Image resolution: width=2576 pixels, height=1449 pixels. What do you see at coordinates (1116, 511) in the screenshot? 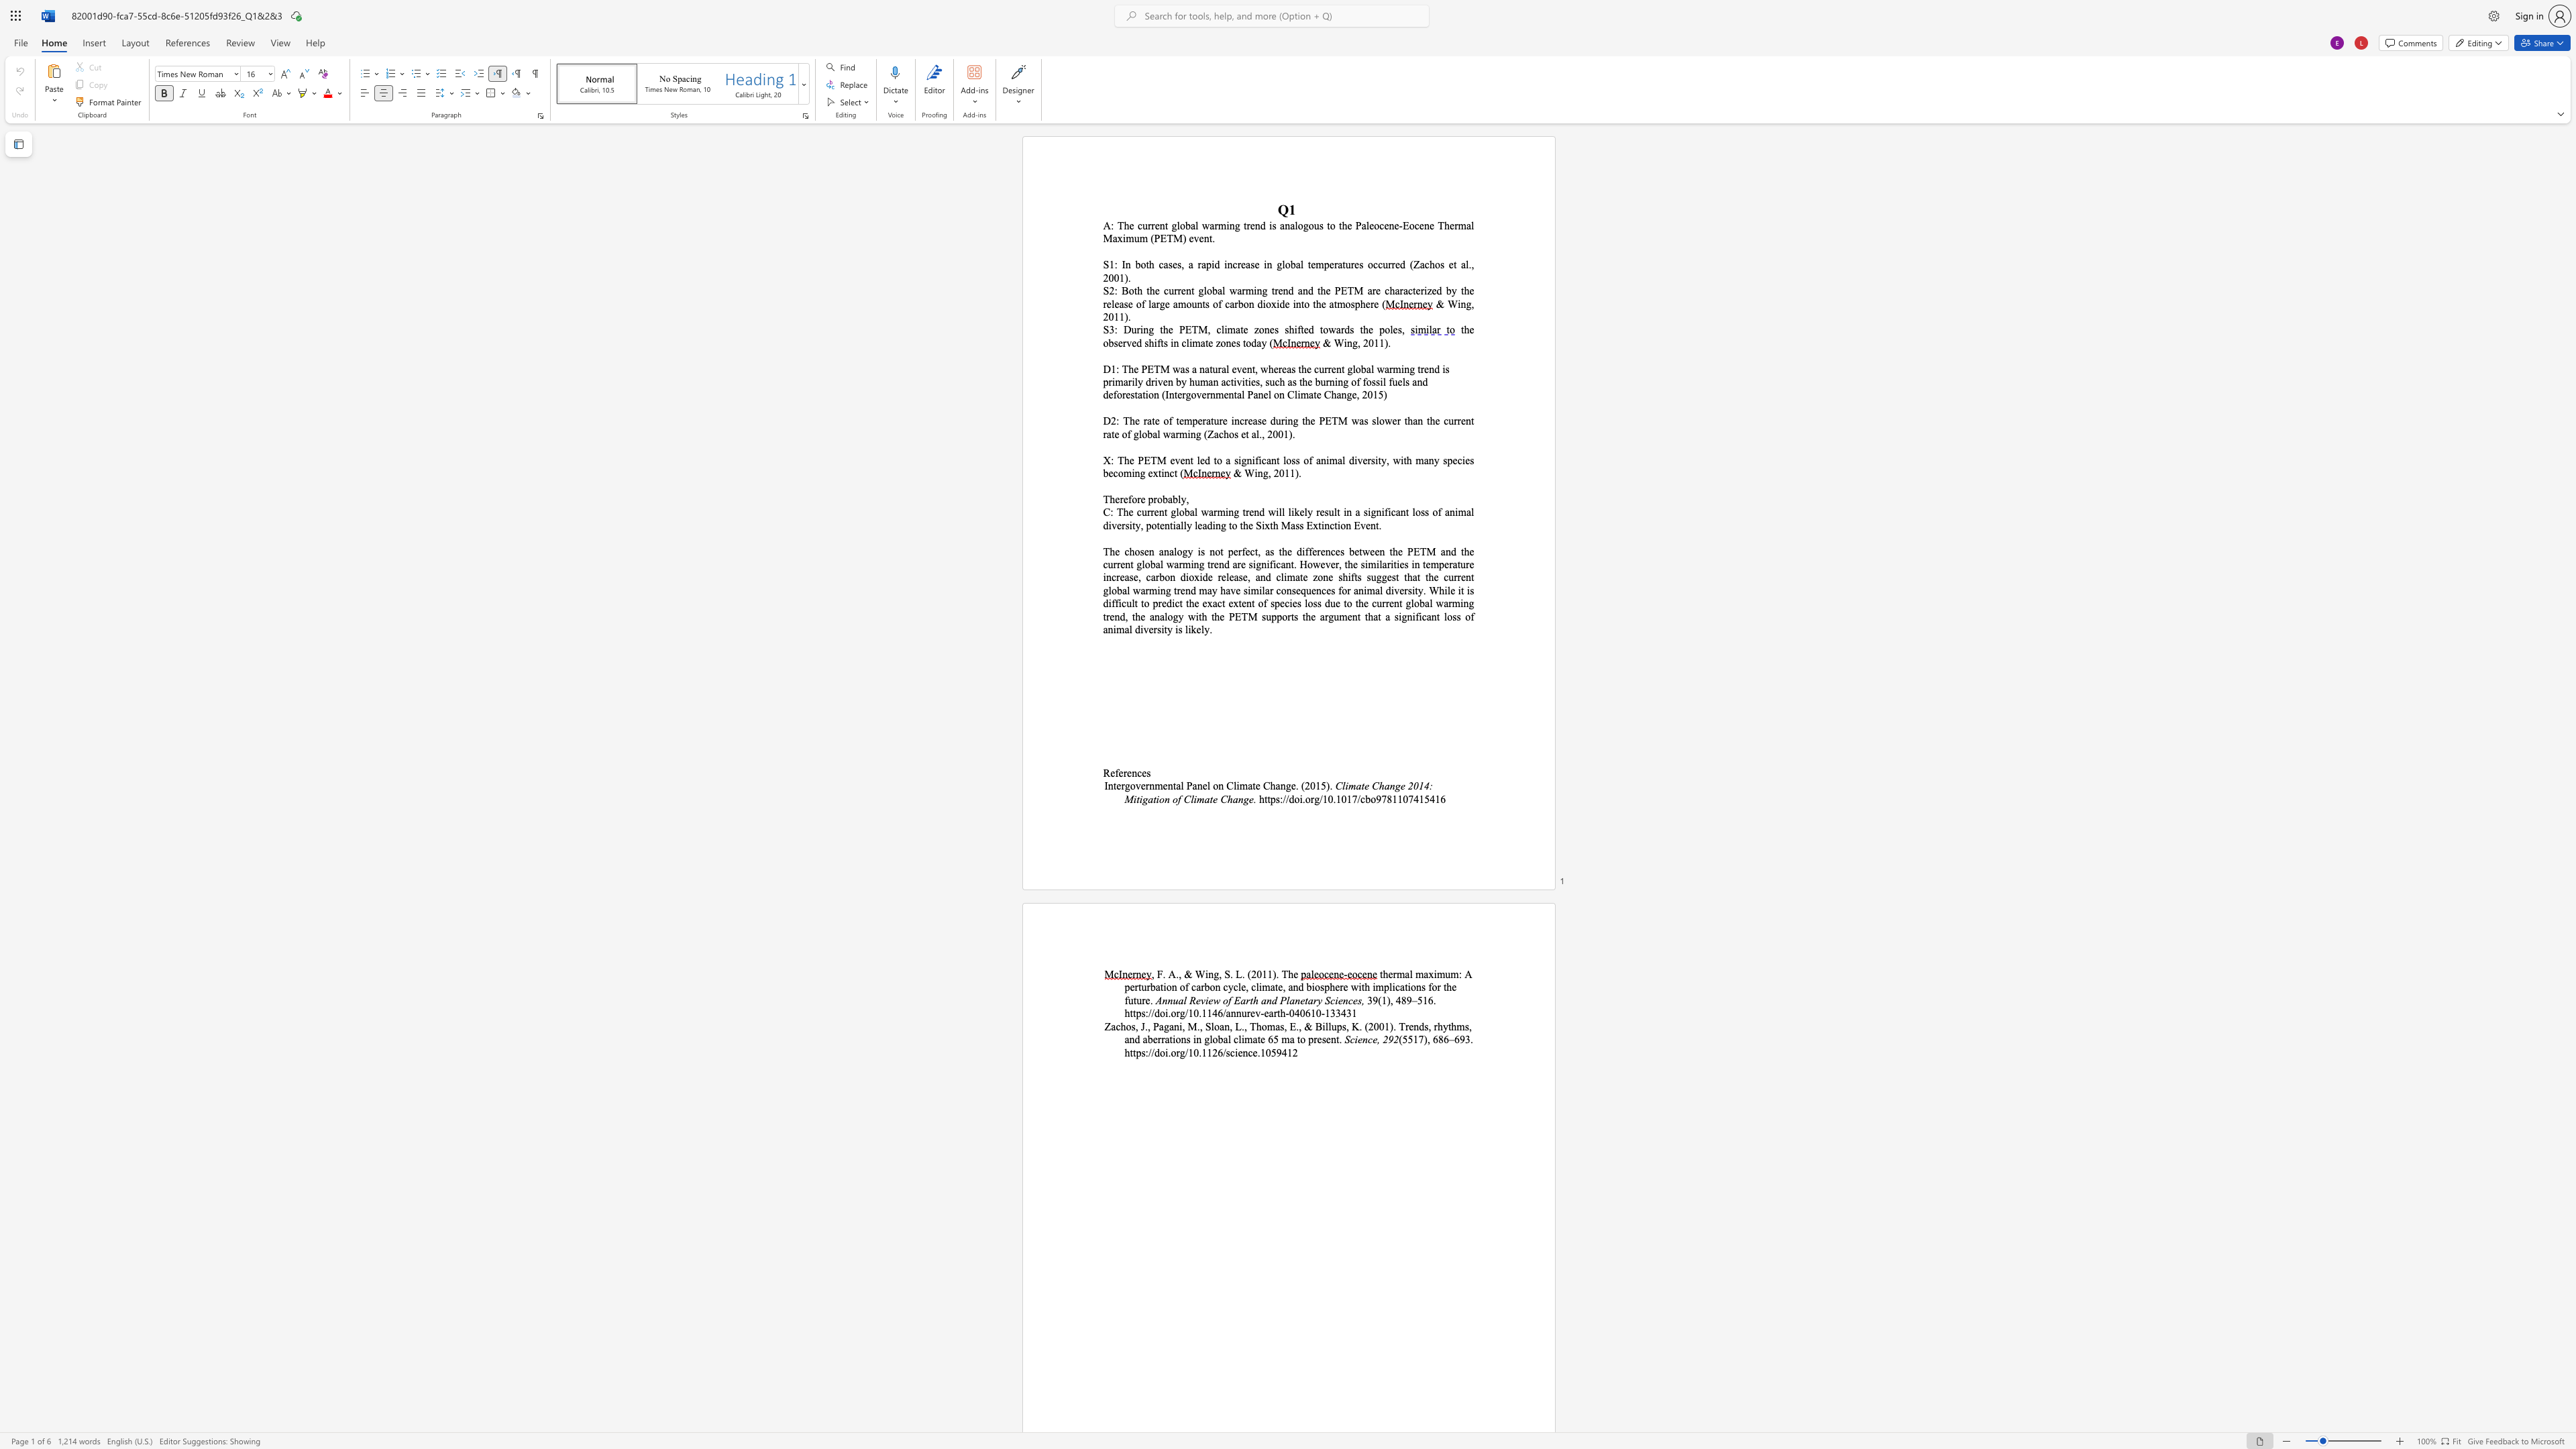
I see `the subset text "The c" within the text "C: The cur"` at bounding box center [1116, 511].